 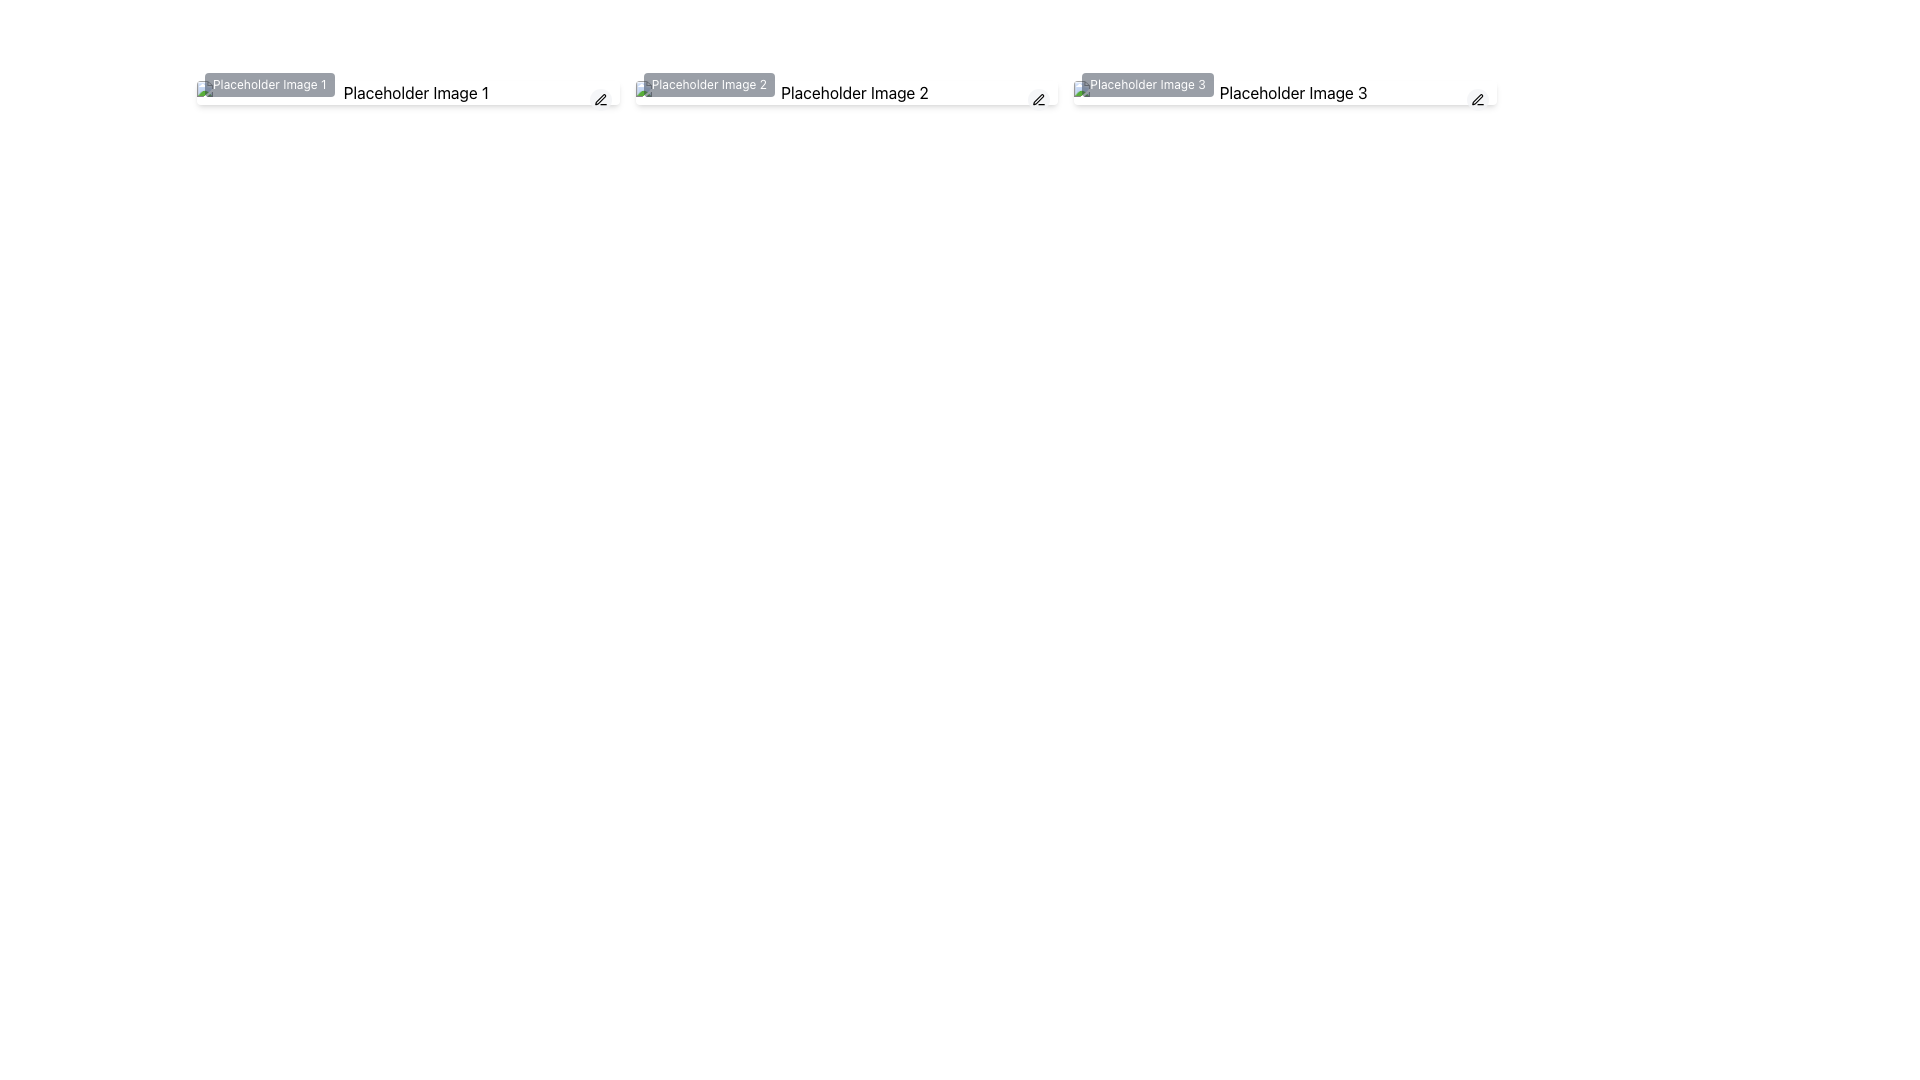 What do you see at coordinates (1038, 100) in the screenshot?
I see `the pen-shaped edit icon located at the top-right corner of 'Placeholder Image 2'` at bounding box center [1038, 100].